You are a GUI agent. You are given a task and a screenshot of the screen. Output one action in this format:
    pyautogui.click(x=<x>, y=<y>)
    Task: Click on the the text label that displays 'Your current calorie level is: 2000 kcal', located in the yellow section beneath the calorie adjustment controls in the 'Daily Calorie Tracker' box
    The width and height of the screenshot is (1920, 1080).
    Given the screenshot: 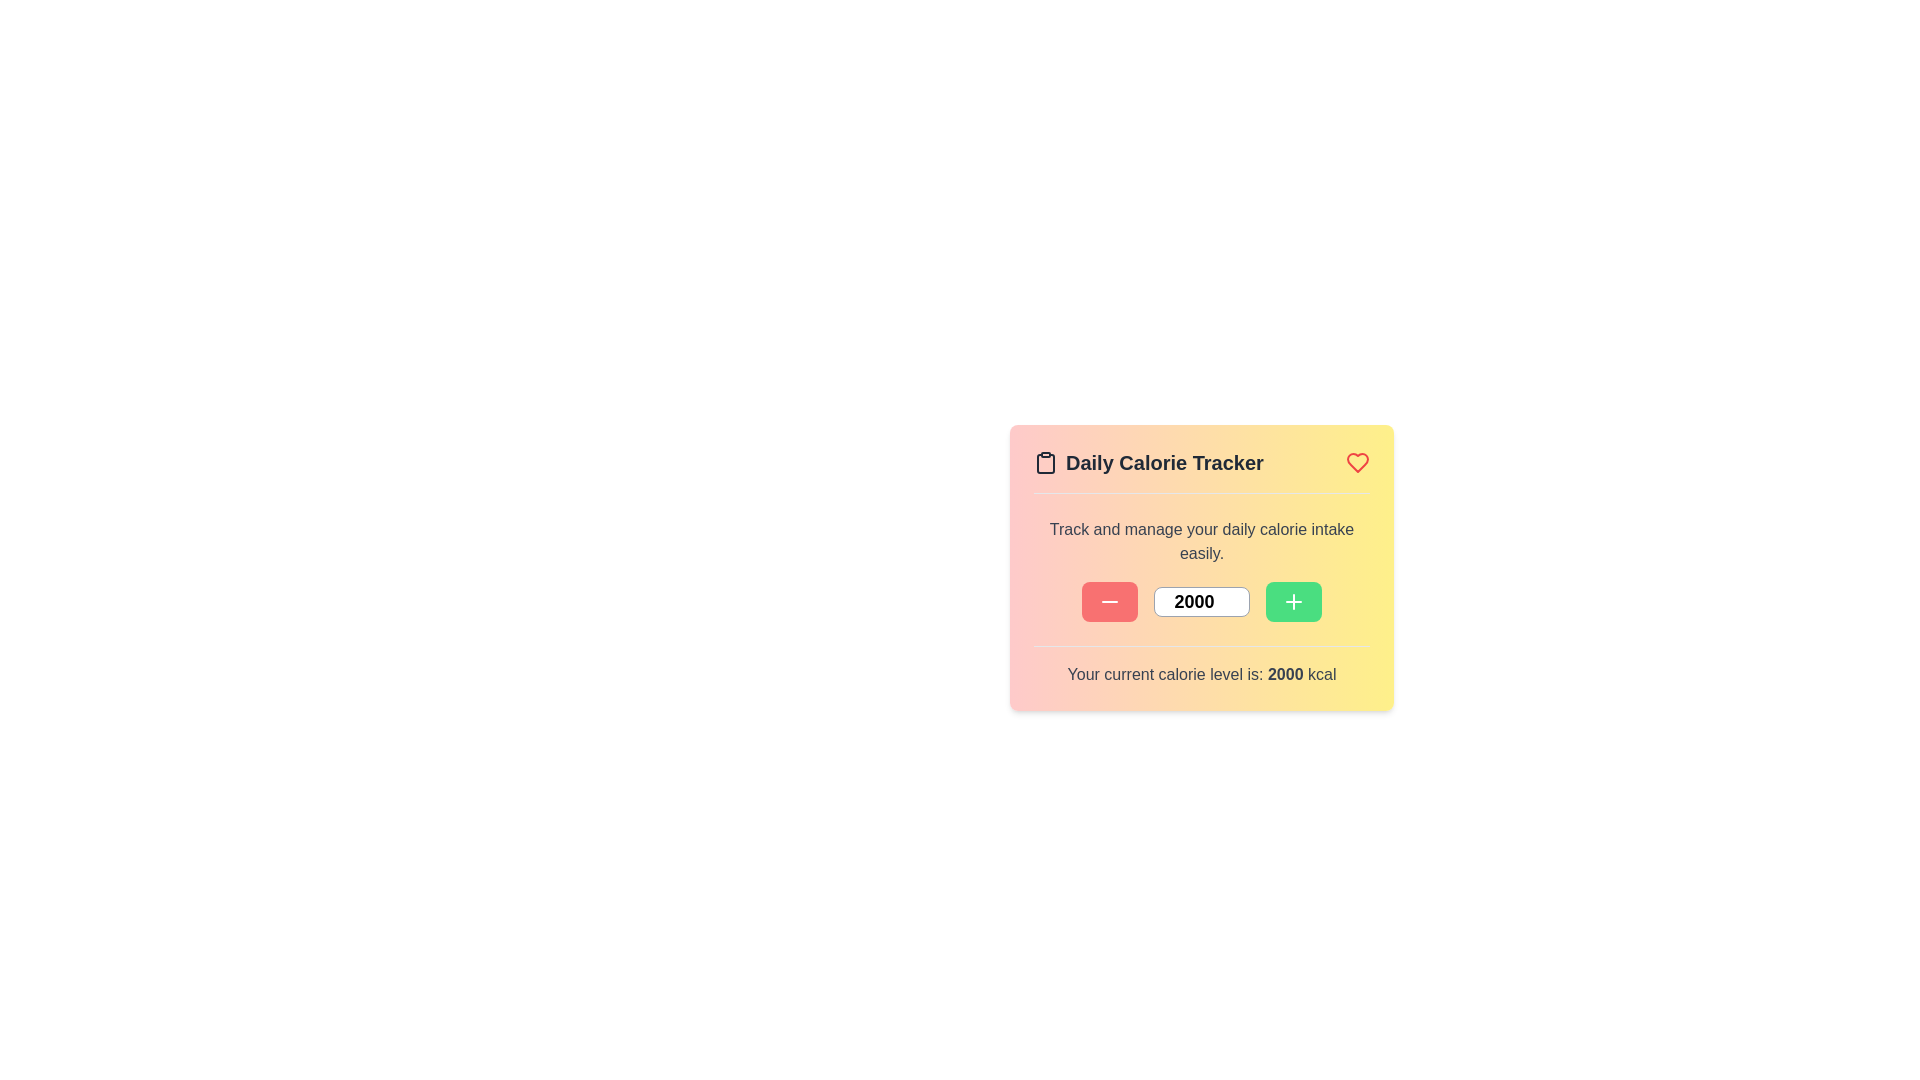 What is the action you would take?
    pyautogui.click(x=1200, y=675)
    